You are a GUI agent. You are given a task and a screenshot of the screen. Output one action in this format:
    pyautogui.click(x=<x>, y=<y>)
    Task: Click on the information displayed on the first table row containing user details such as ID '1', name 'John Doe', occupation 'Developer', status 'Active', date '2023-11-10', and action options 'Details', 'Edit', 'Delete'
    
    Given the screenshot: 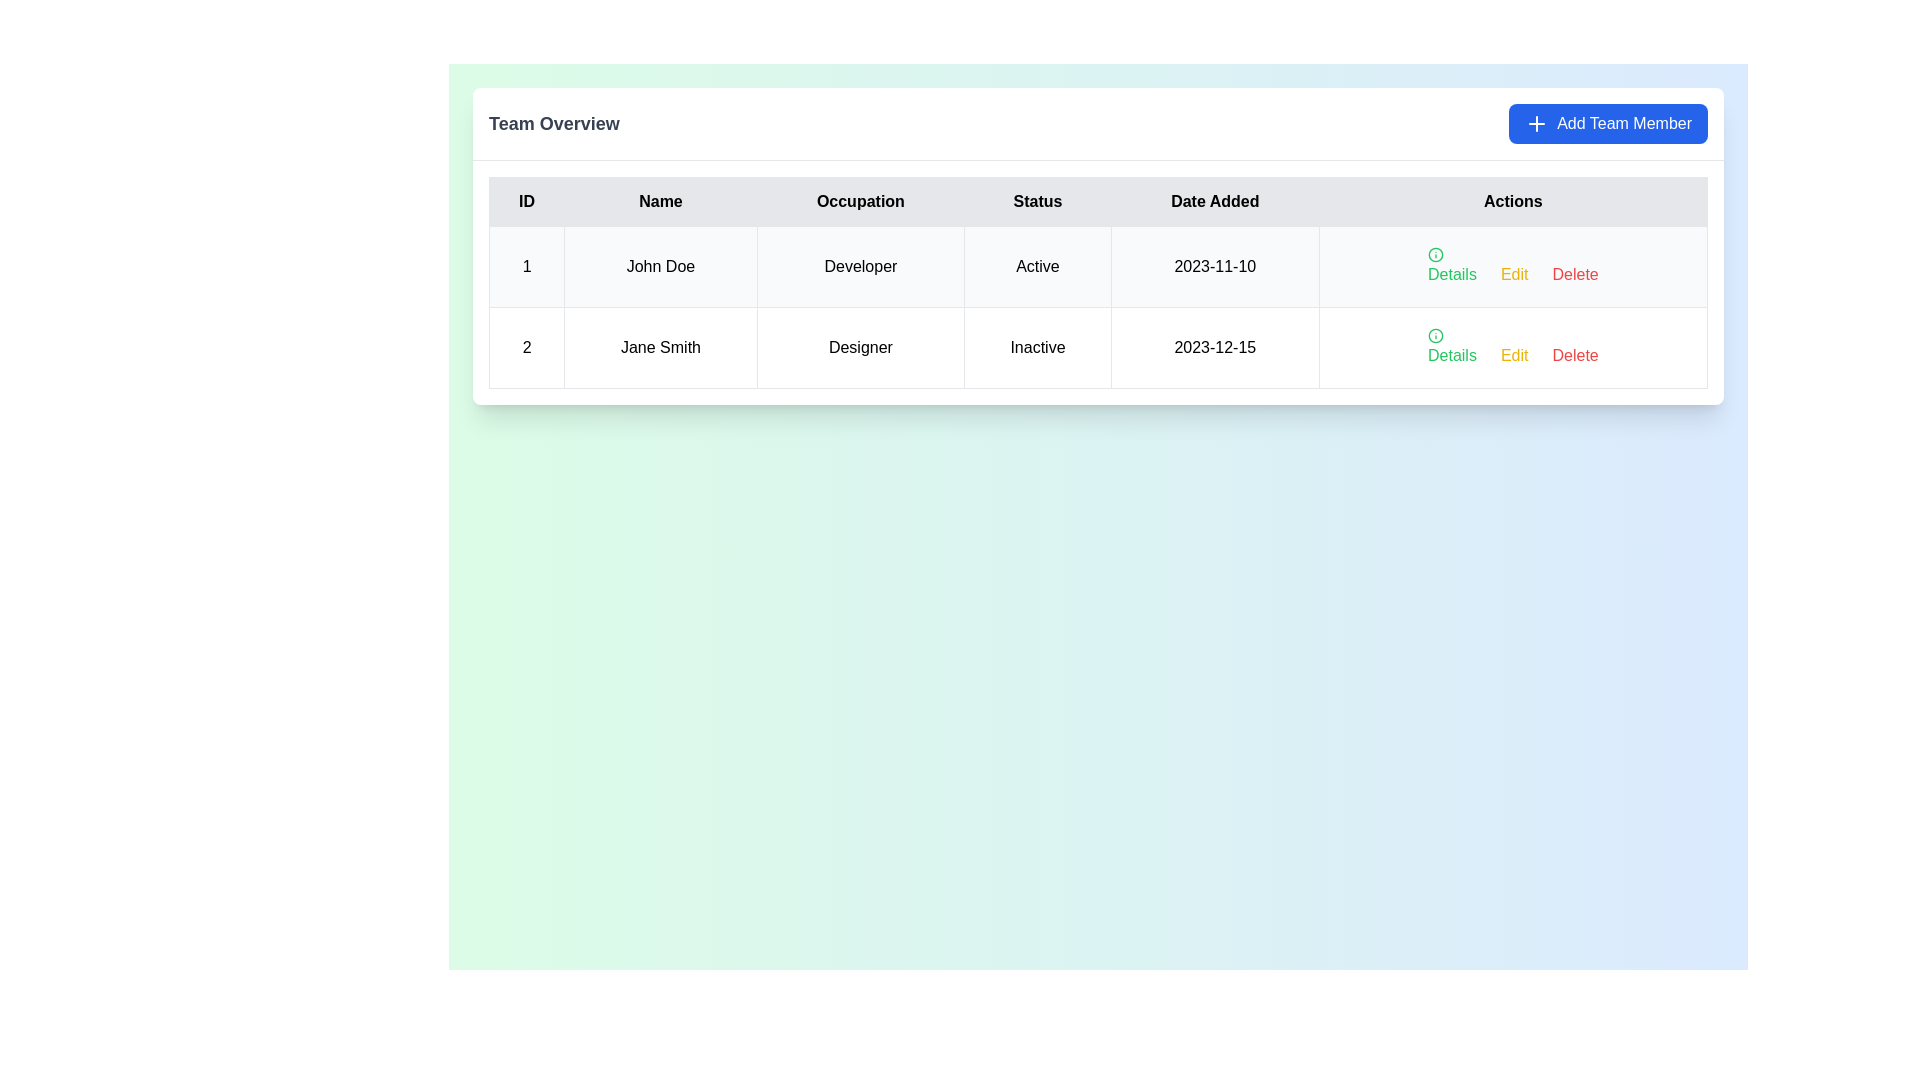 What is the action you would take?
    pyautogui.click(x=1097, y=265)
    